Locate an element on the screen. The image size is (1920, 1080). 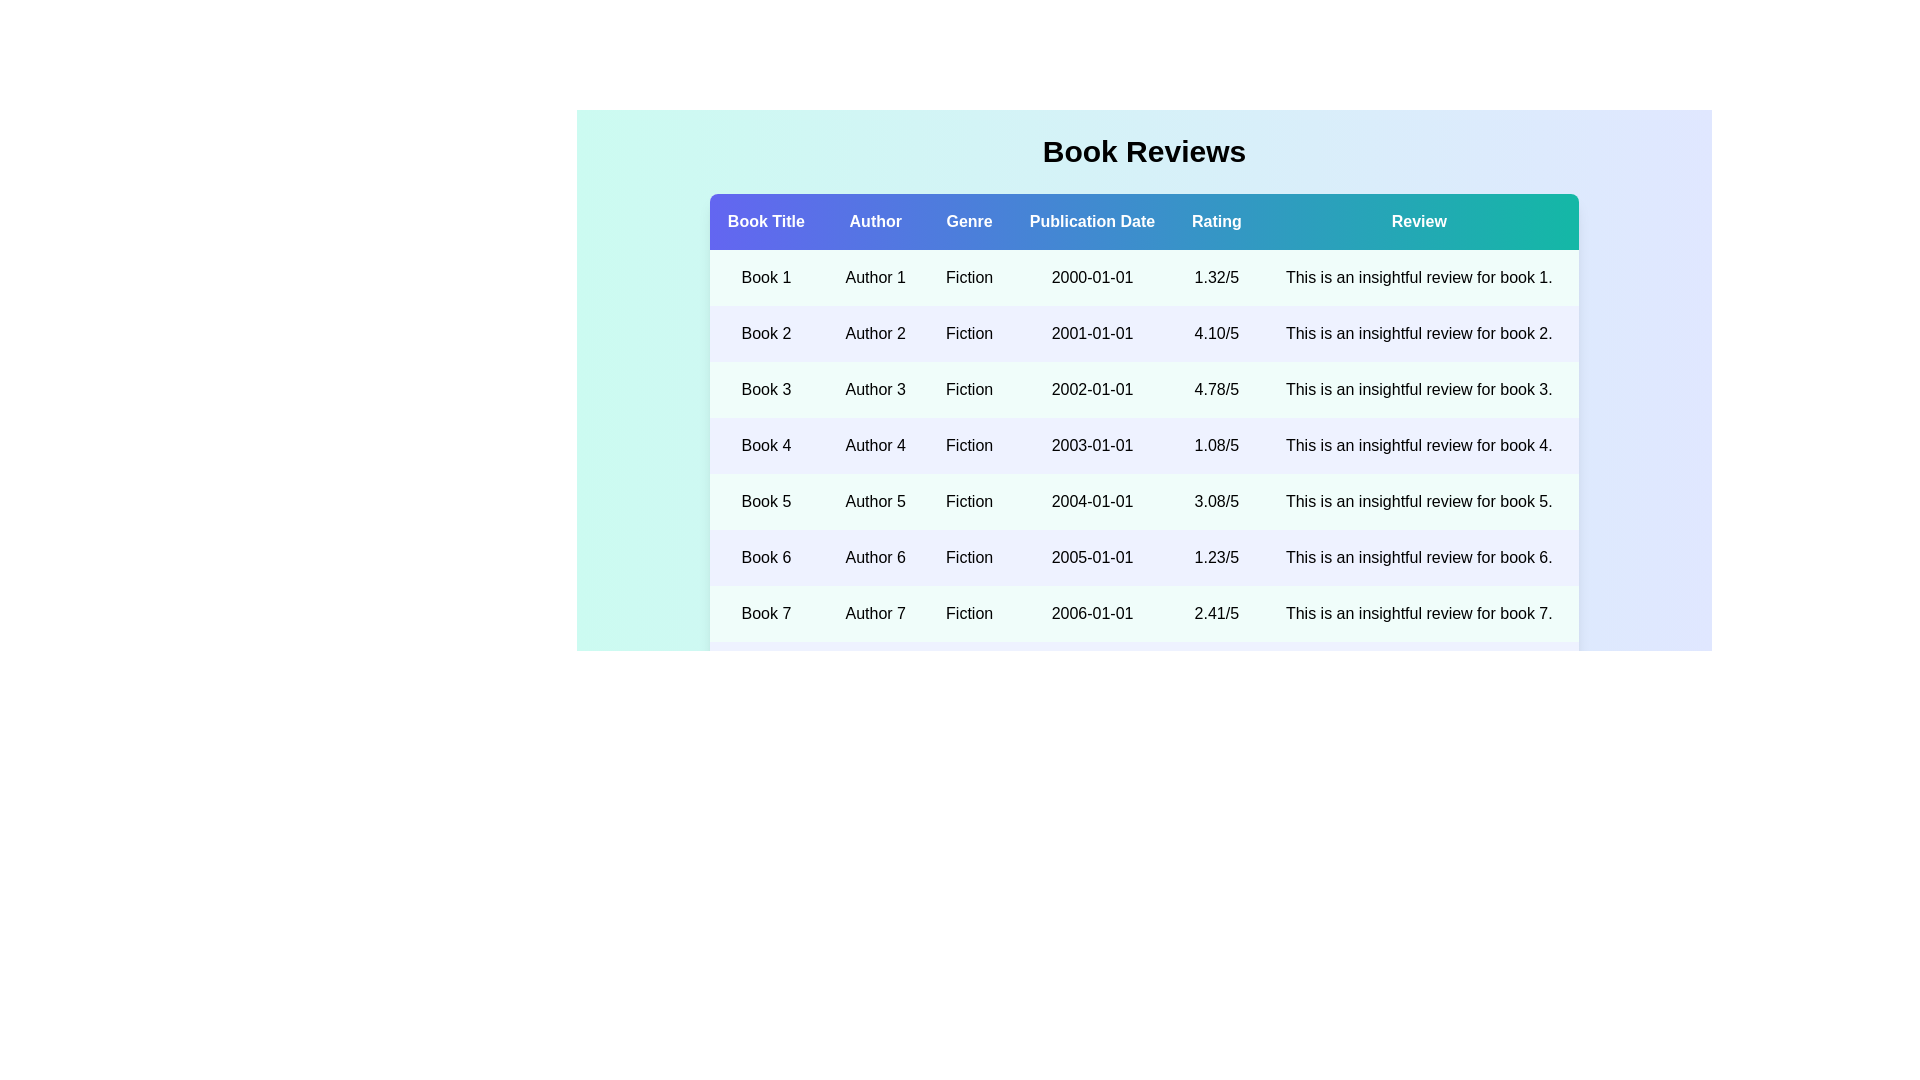
the book title Book 7 to view its details is located at coordinates (765, 612).